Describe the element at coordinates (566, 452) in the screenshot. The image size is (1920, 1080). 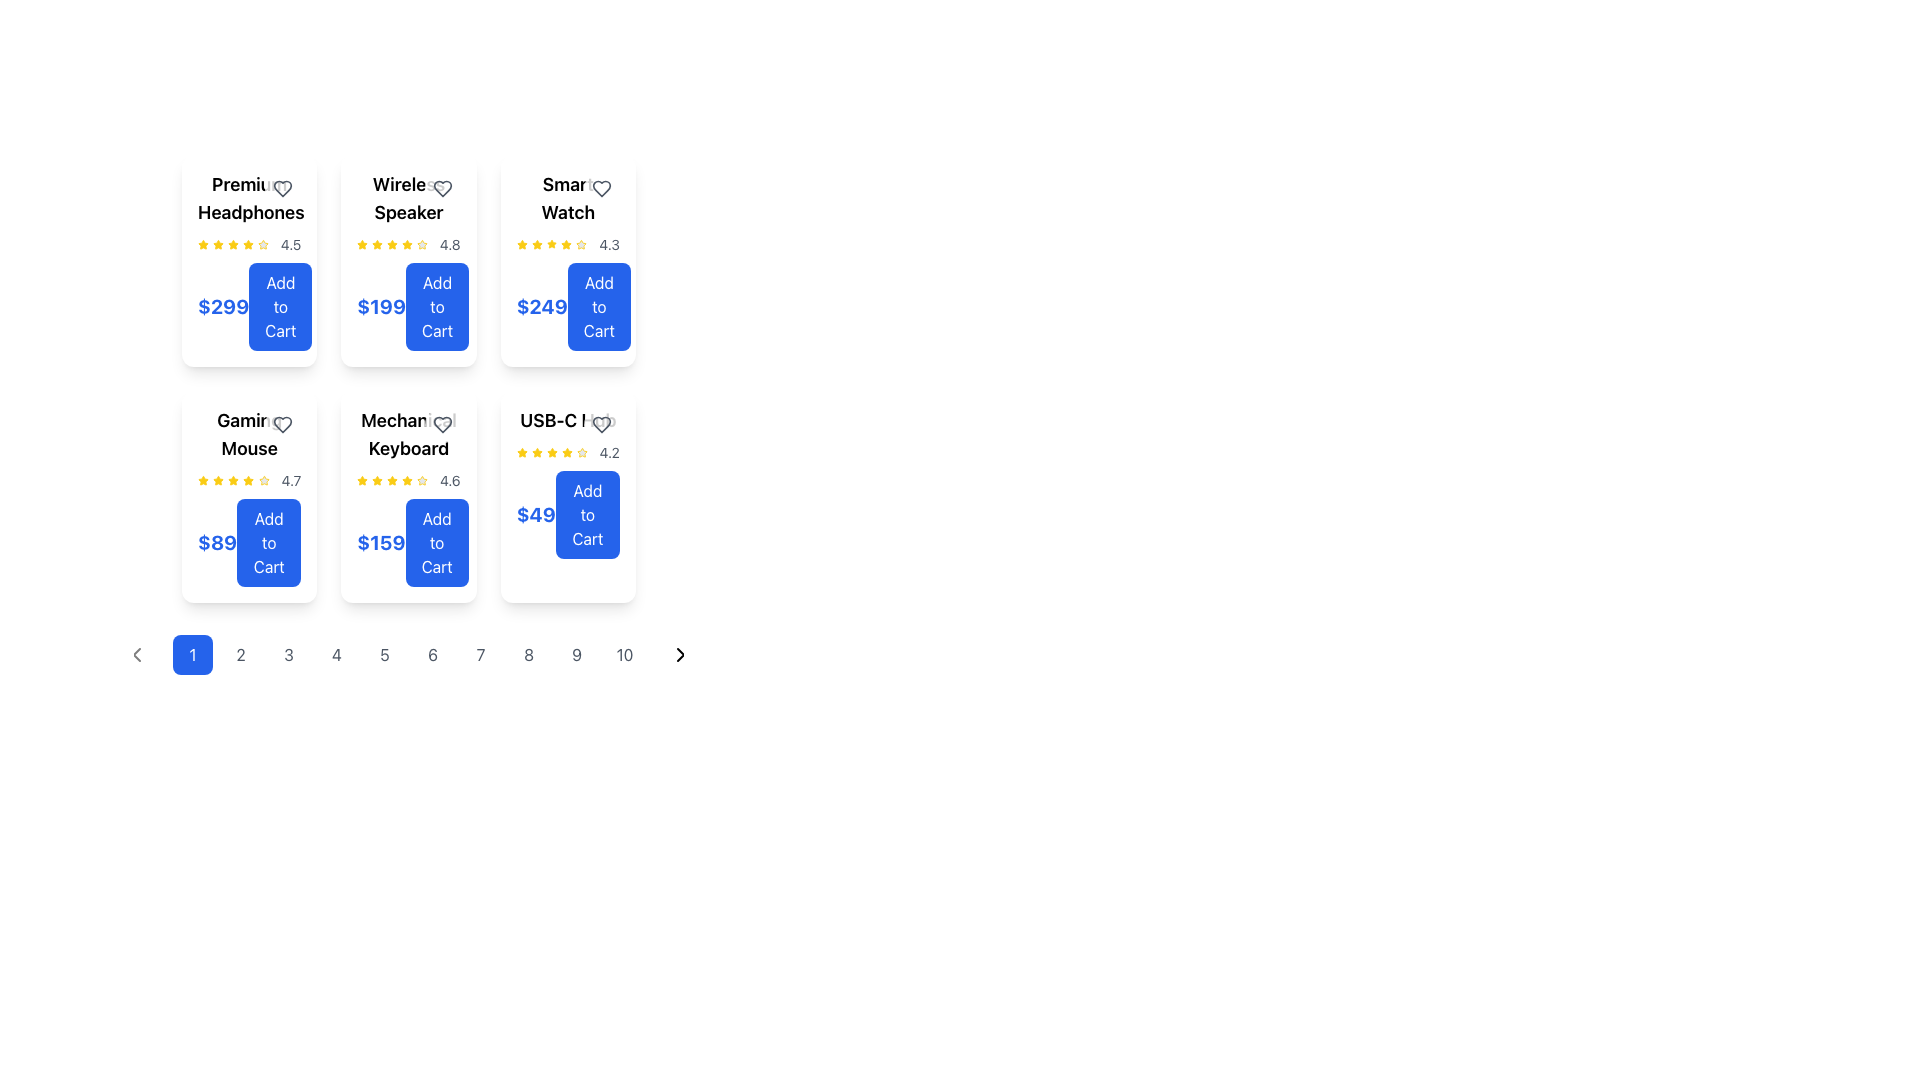
I see `the sixth yellow star icon in the rating display for the 'USB-C Hub' product card, located in the second row and third column` at that location.